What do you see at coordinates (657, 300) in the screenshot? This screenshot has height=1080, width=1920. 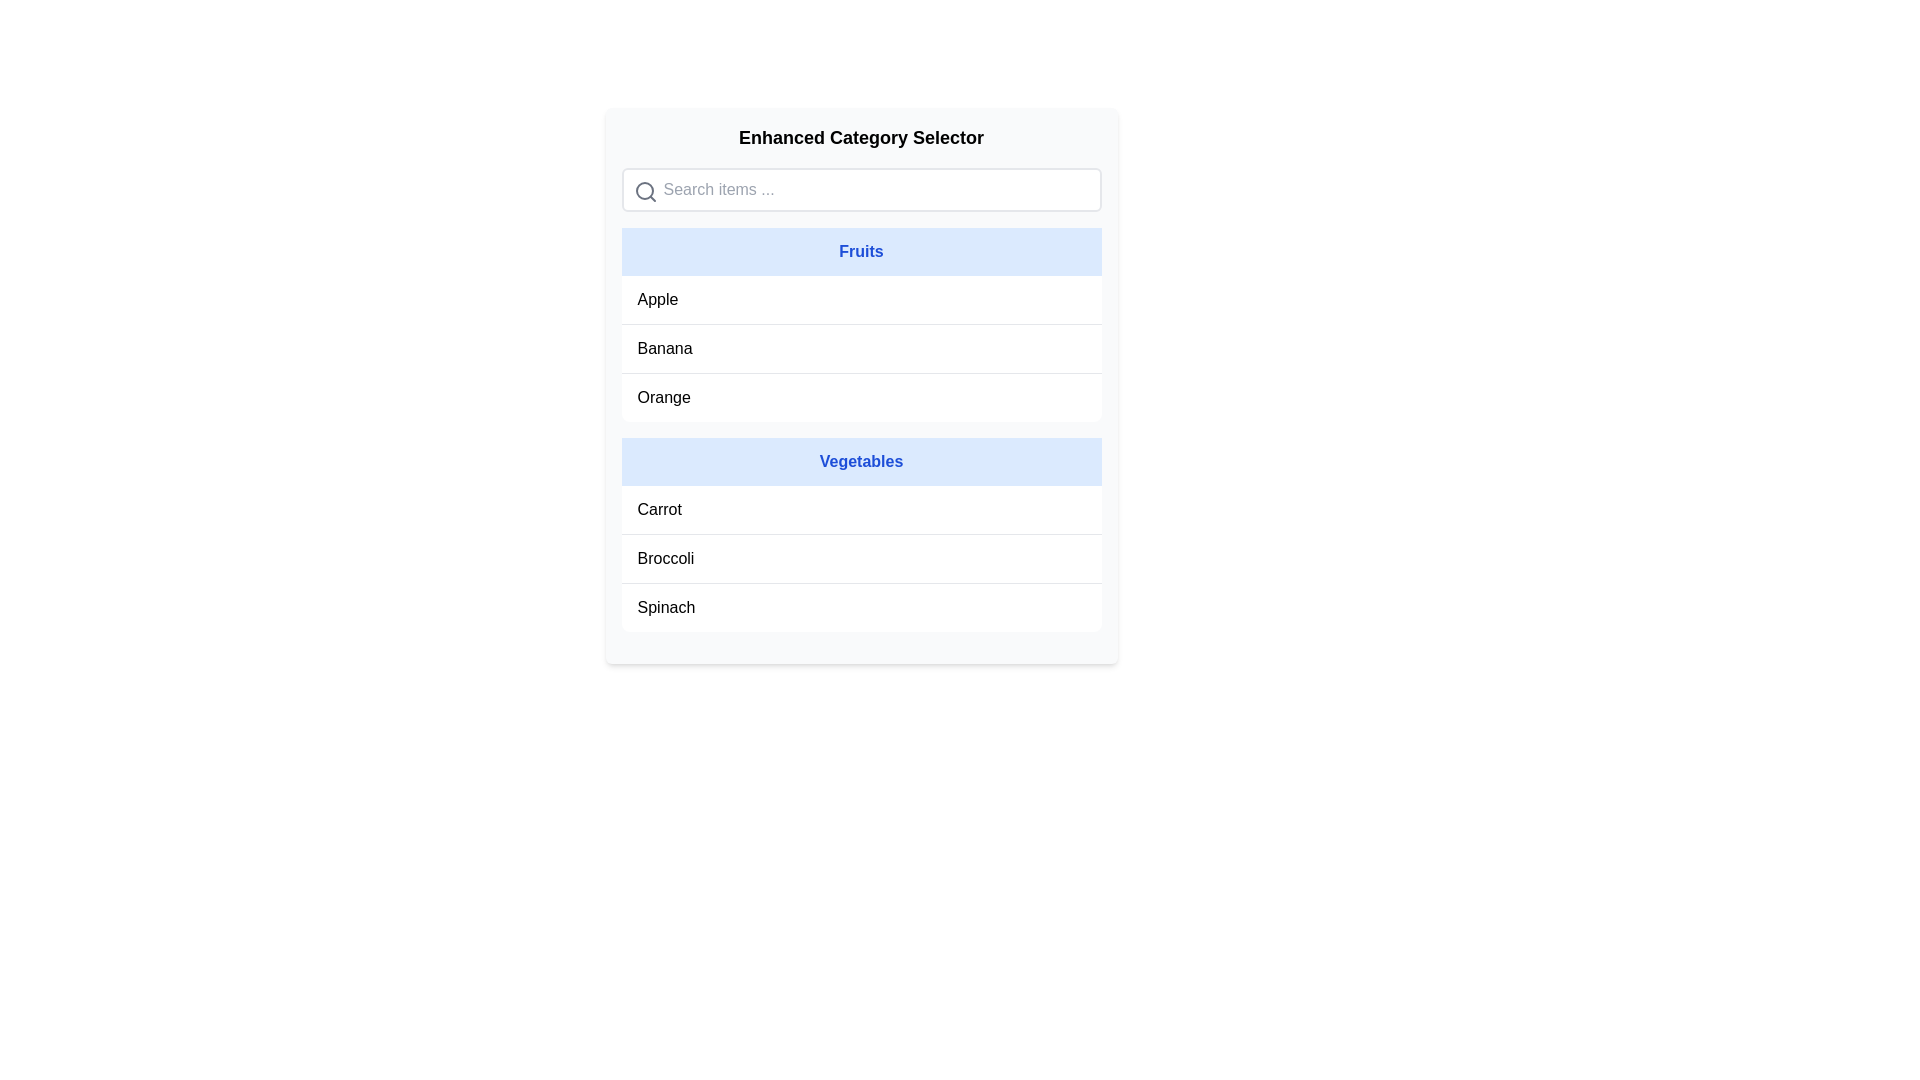 I see `the static text label displaying 'Apple', which is the topmost item in the 'Fruits' section of the category selector interface` at bounding box center [657, 300].